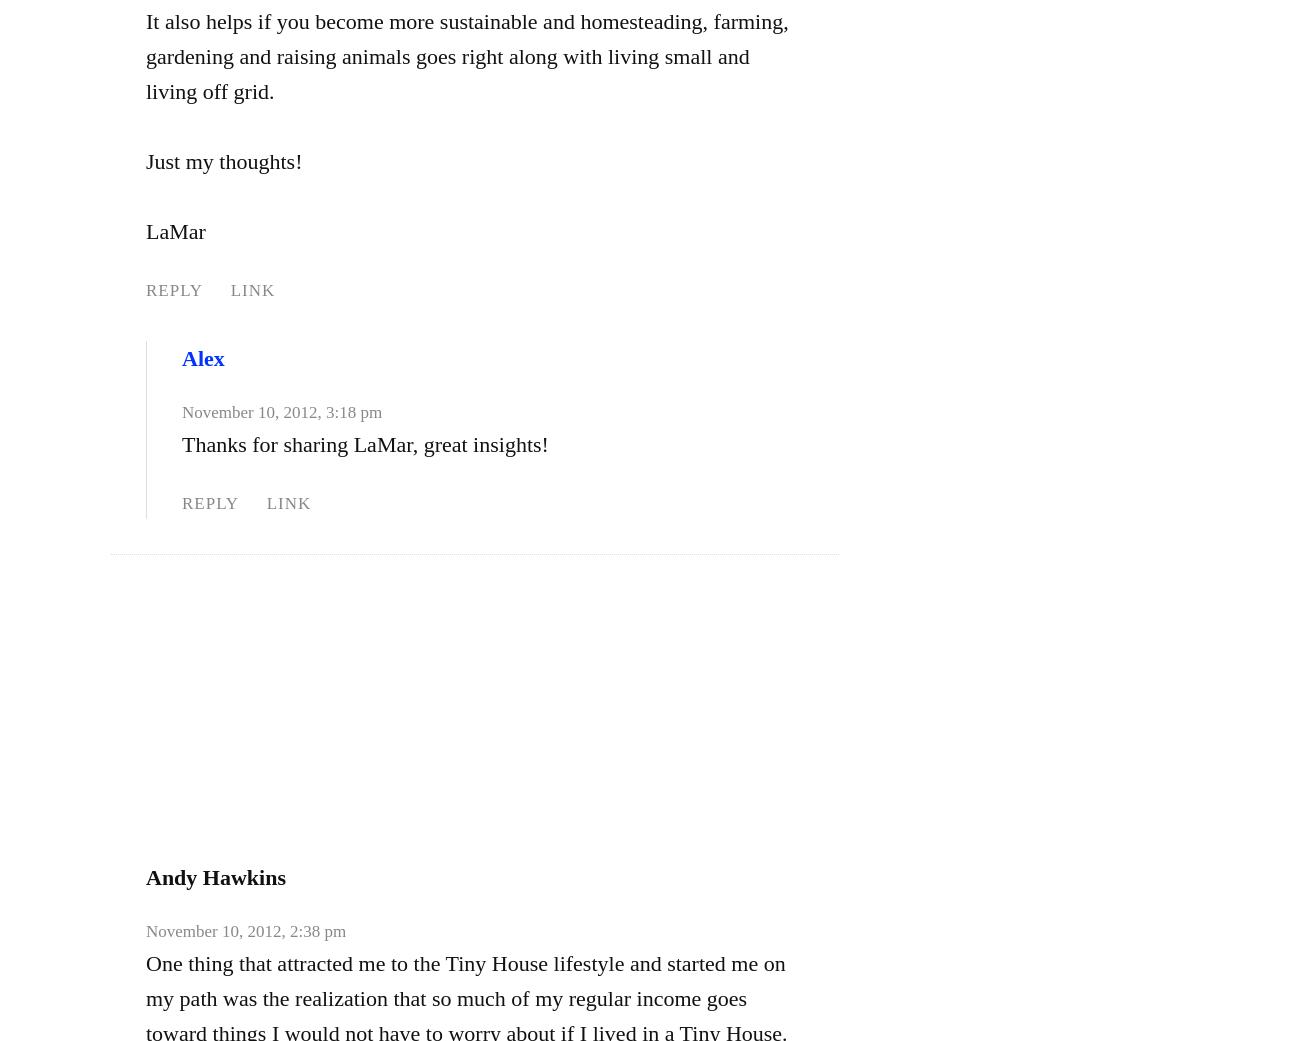 This screenshot has width=1300, height=1041. I want to click on 'It also helps if you become more sustainable and homesteading, farming, gardening and raising animals goes right along with living small and living off grid.', so click(465, 55).